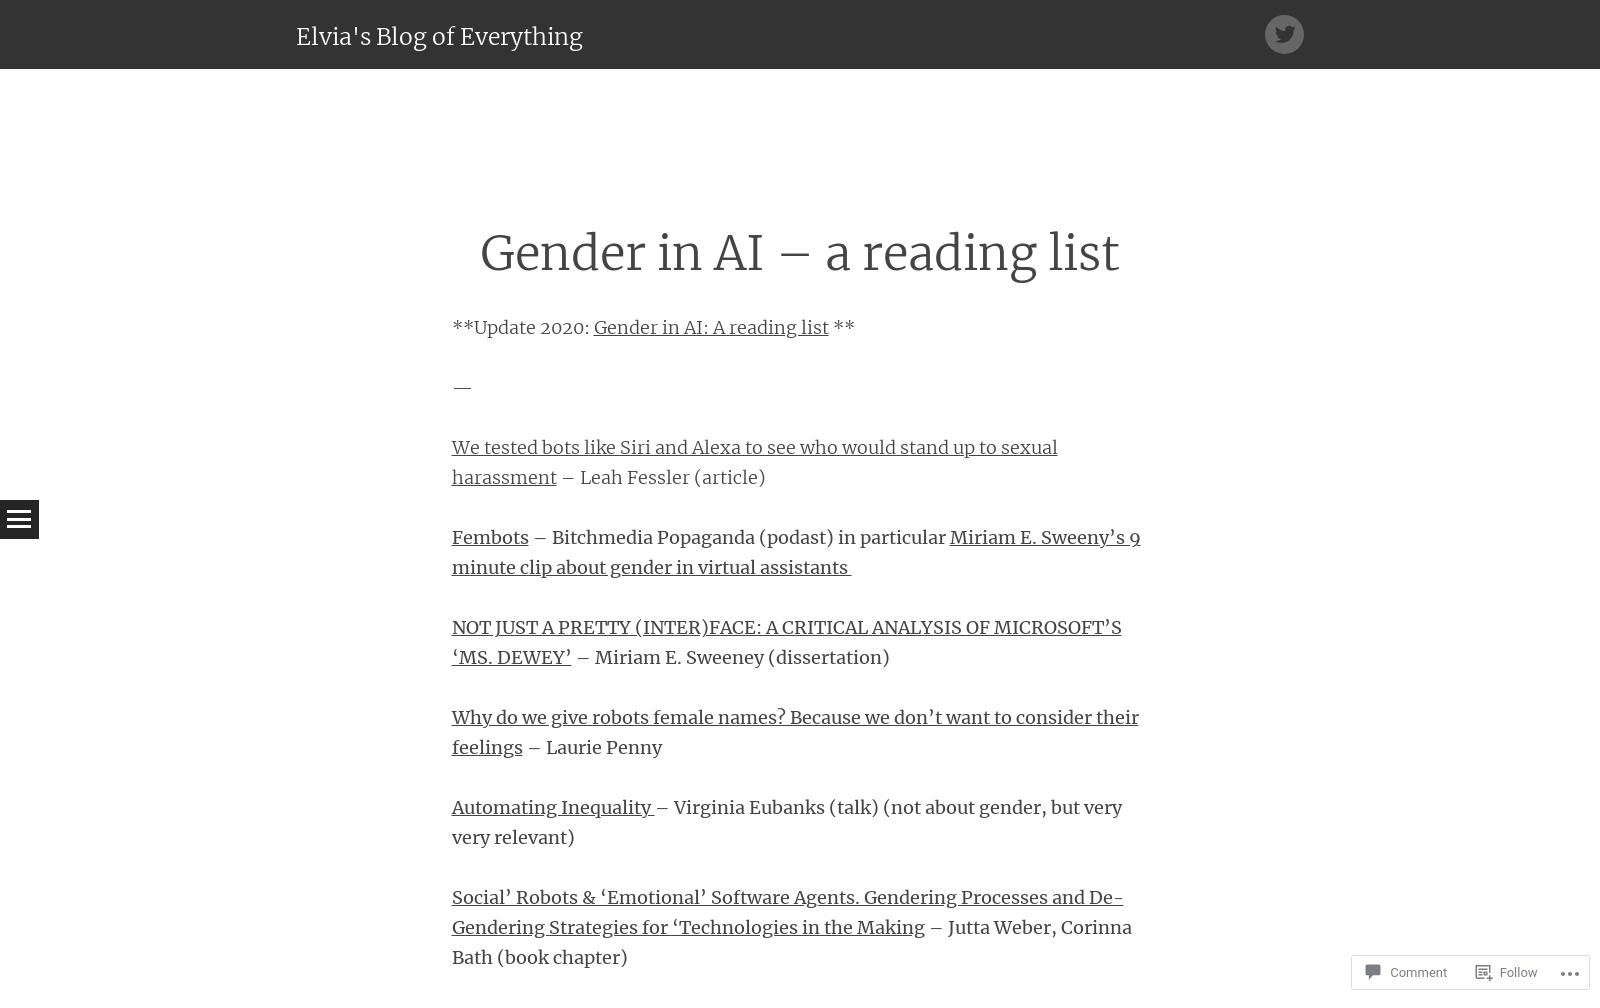 The image size is (1600, 1008). I want to click on 'Gender in AI: A reading list', so click(591, 327).